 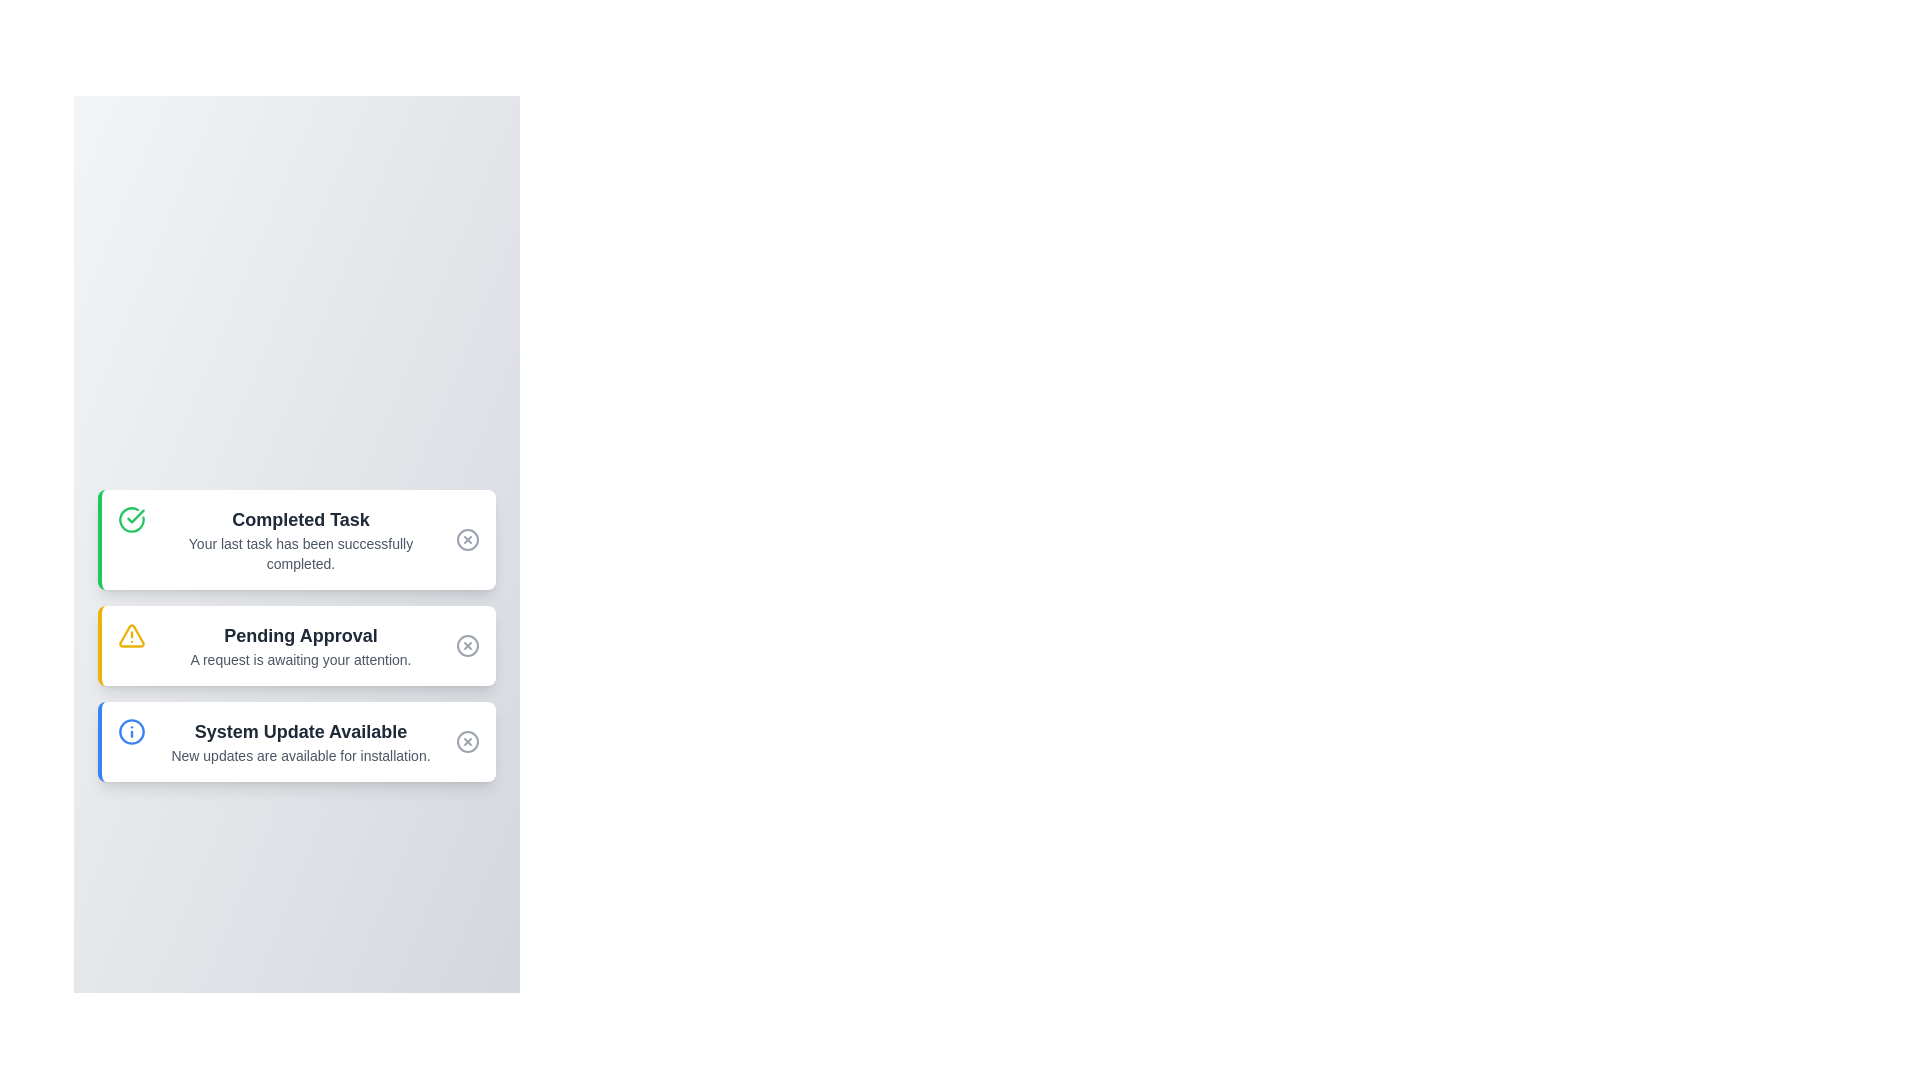 What do you see at coordinates (466, 540) in the screenshot?
I see `close button for the alert with title Completed Task` at bounding box center [466, 540].